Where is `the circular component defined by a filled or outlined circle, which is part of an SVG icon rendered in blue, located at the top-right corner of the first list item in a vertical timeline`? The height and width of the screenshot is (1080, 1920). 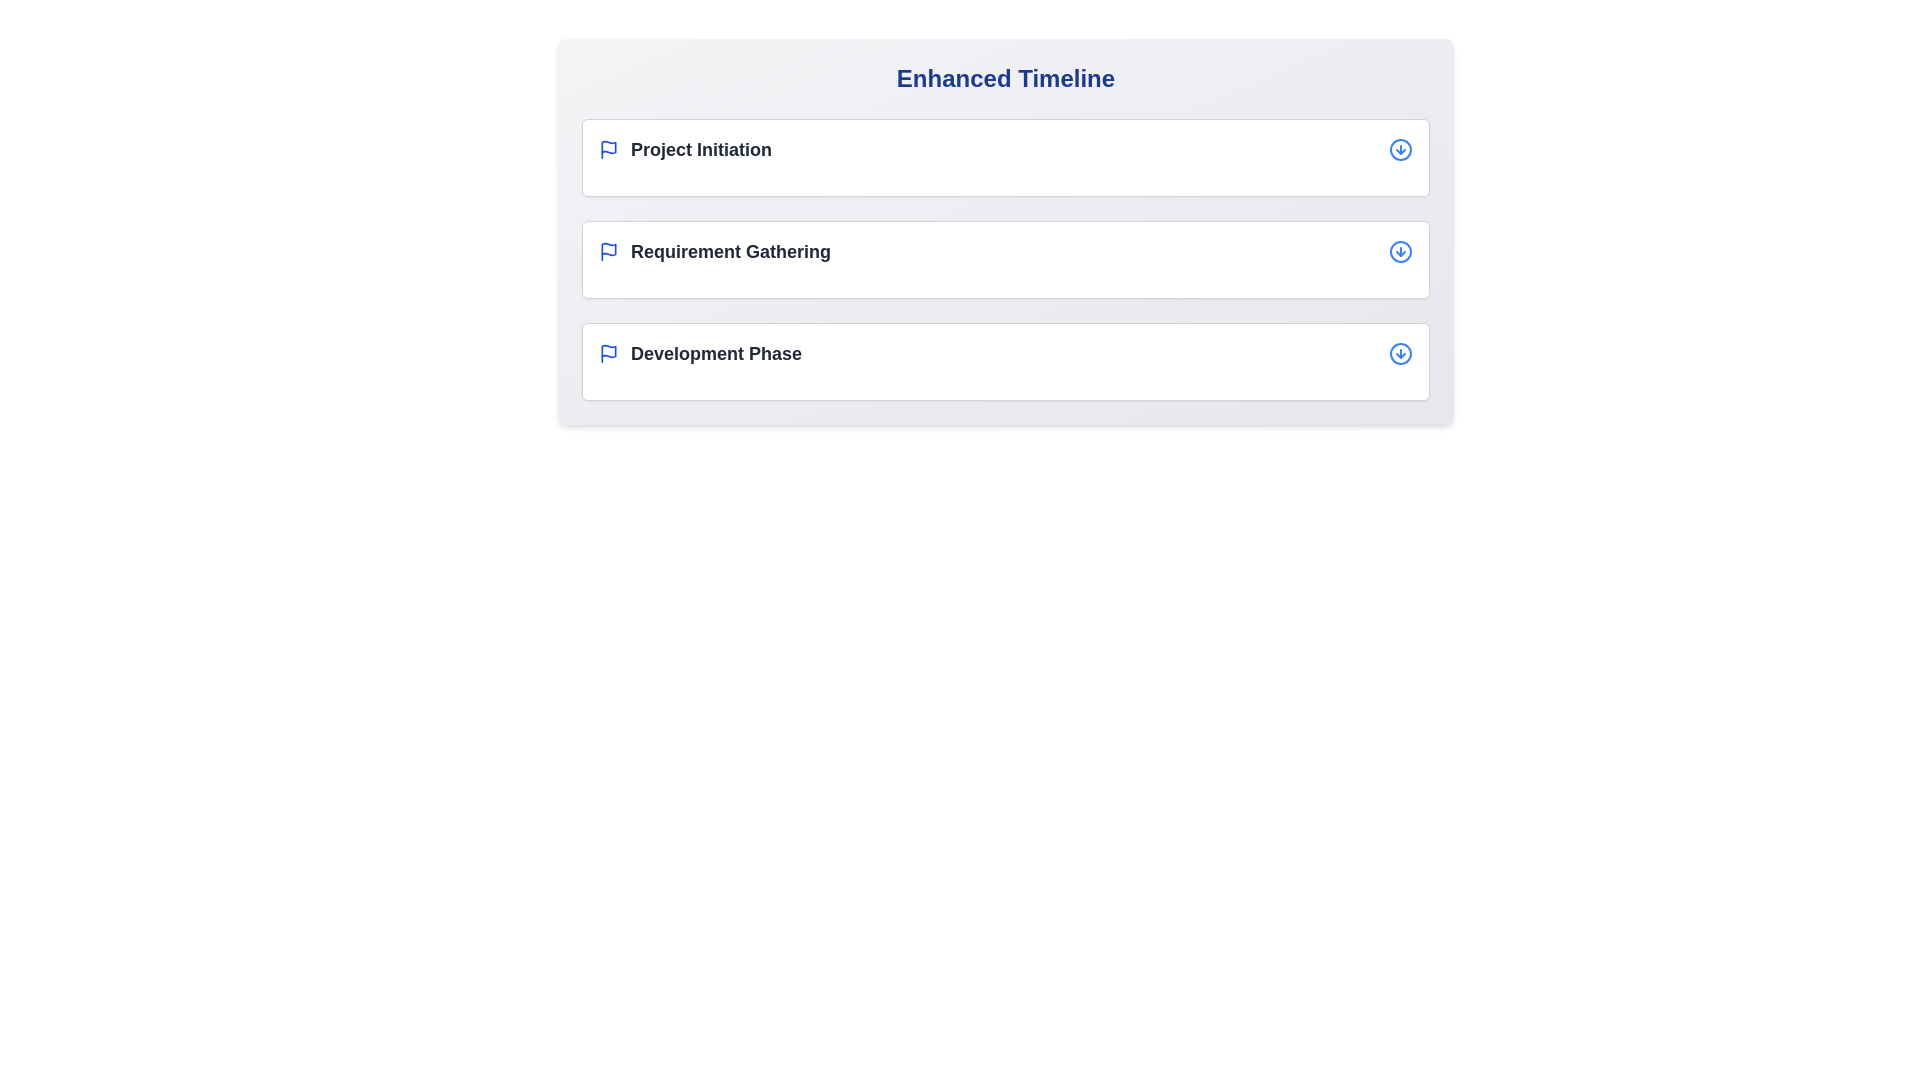 the circular component defined by a filled or outlined circle, which is part of an SVG icon rendered in blue, located at the top-right corner of the first list item in a vertical timeline is located at coordinates (1400, 149).